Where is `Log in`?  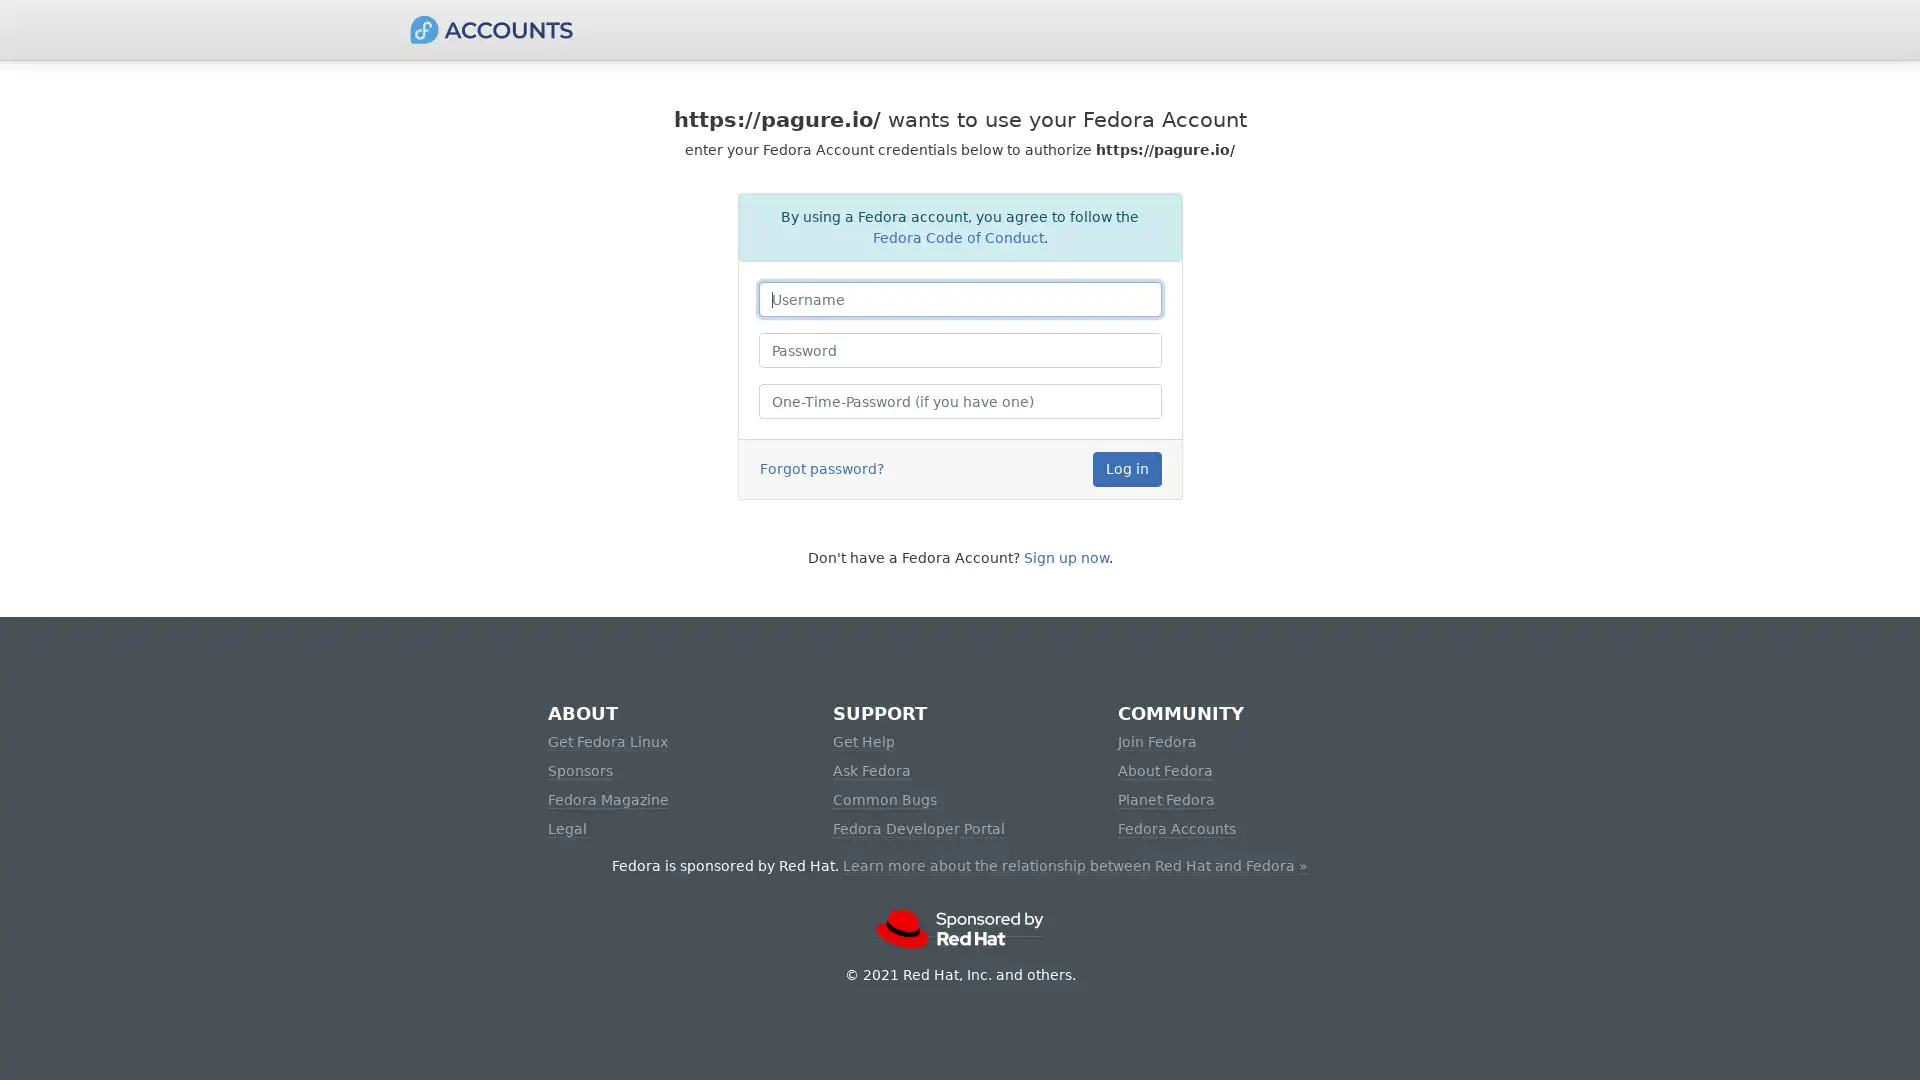
Log in is located at coordinates (1126, 469).